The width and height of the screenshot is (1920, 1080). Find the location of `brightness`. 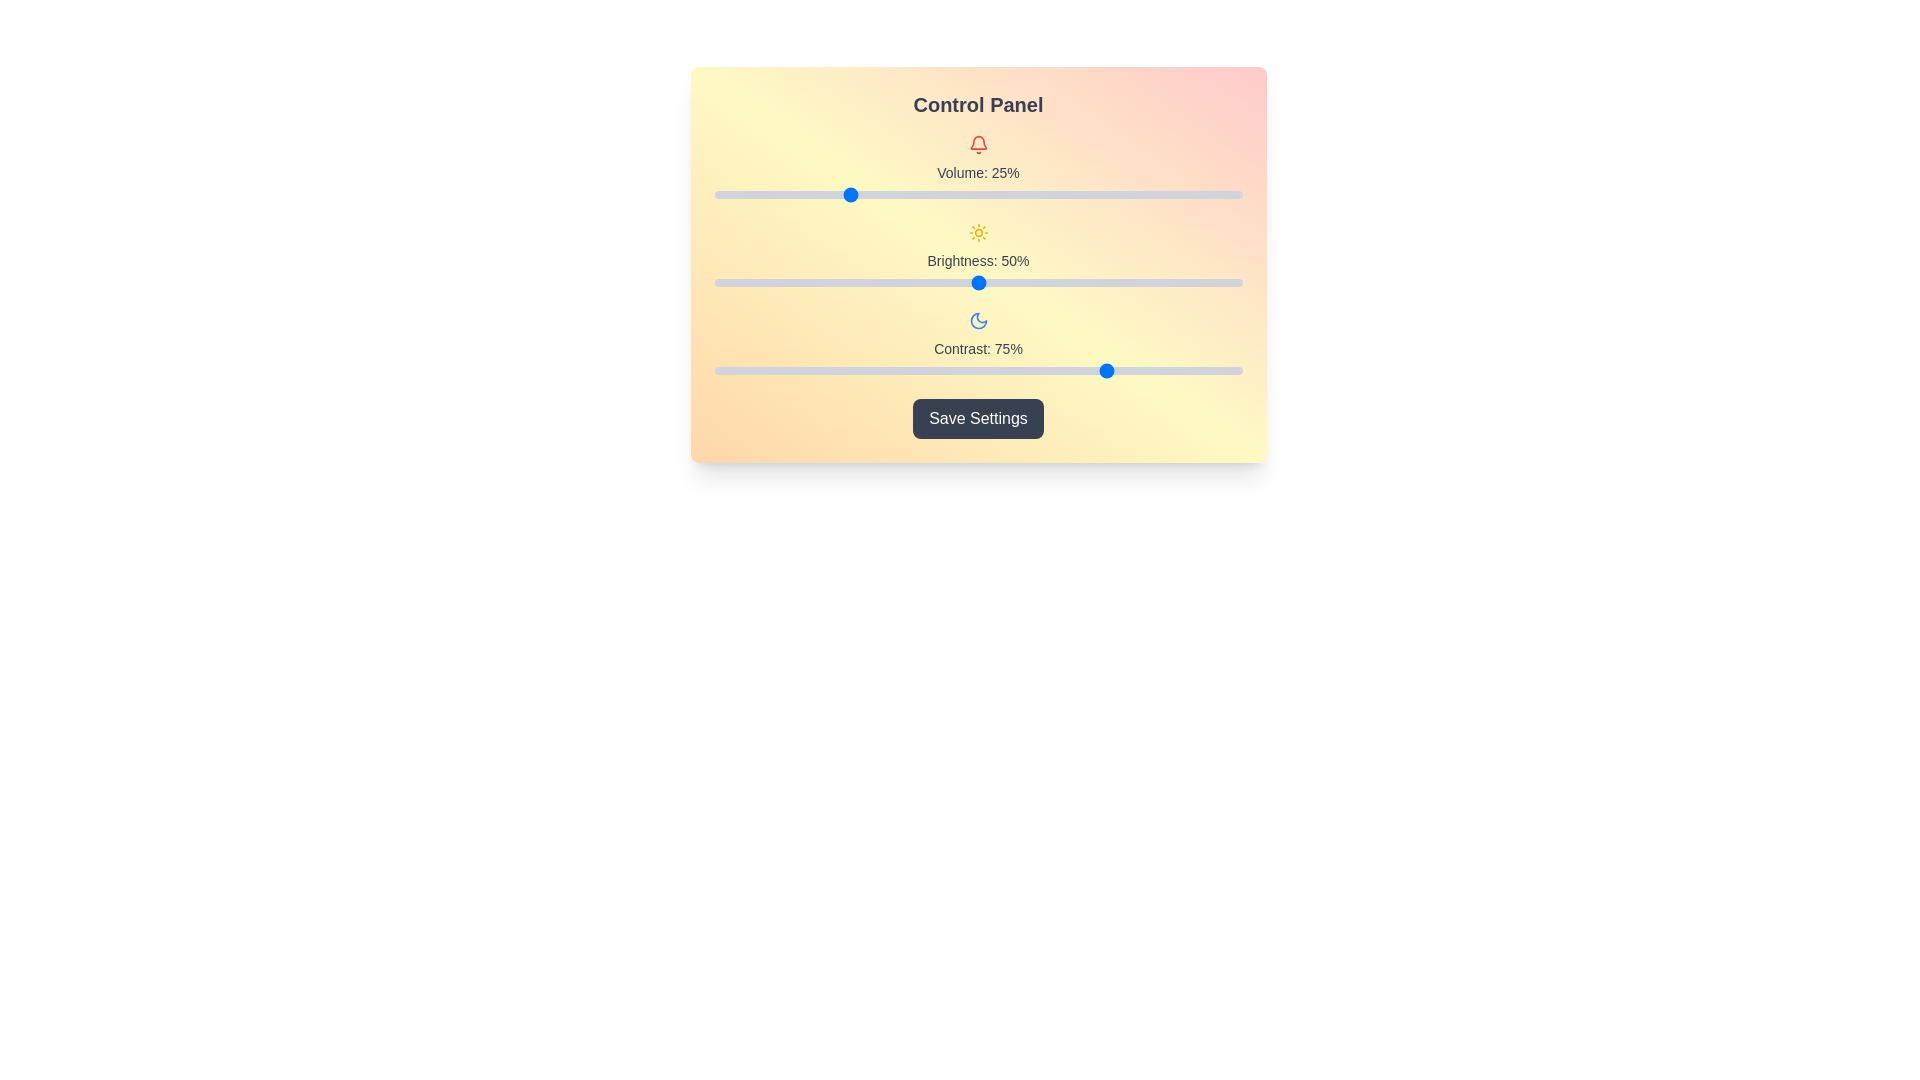

brightness is located at coordinates (882, 282).